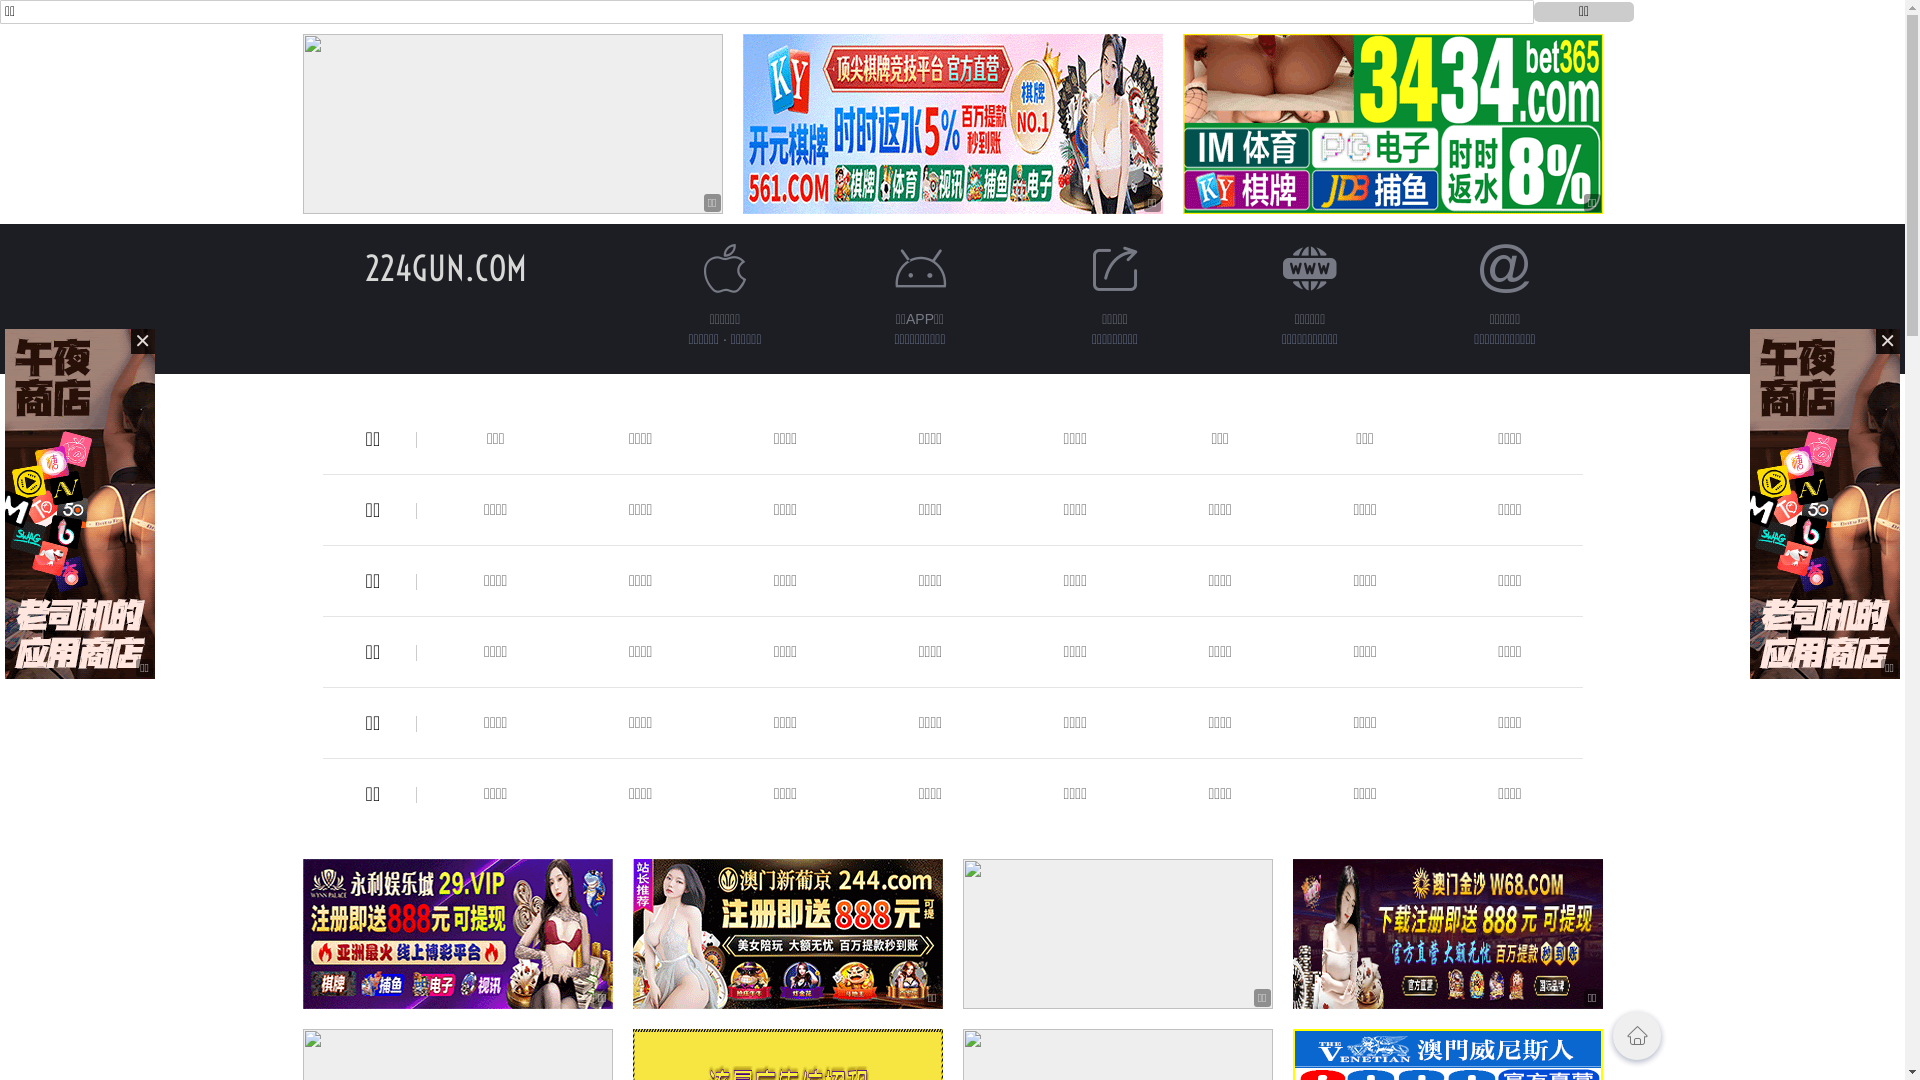 The width and height of the screenshot is (1920, 1080). Describe the element at coordinates (444, 267) in the screenshot. I see `'224GUN.COM'` at that location.